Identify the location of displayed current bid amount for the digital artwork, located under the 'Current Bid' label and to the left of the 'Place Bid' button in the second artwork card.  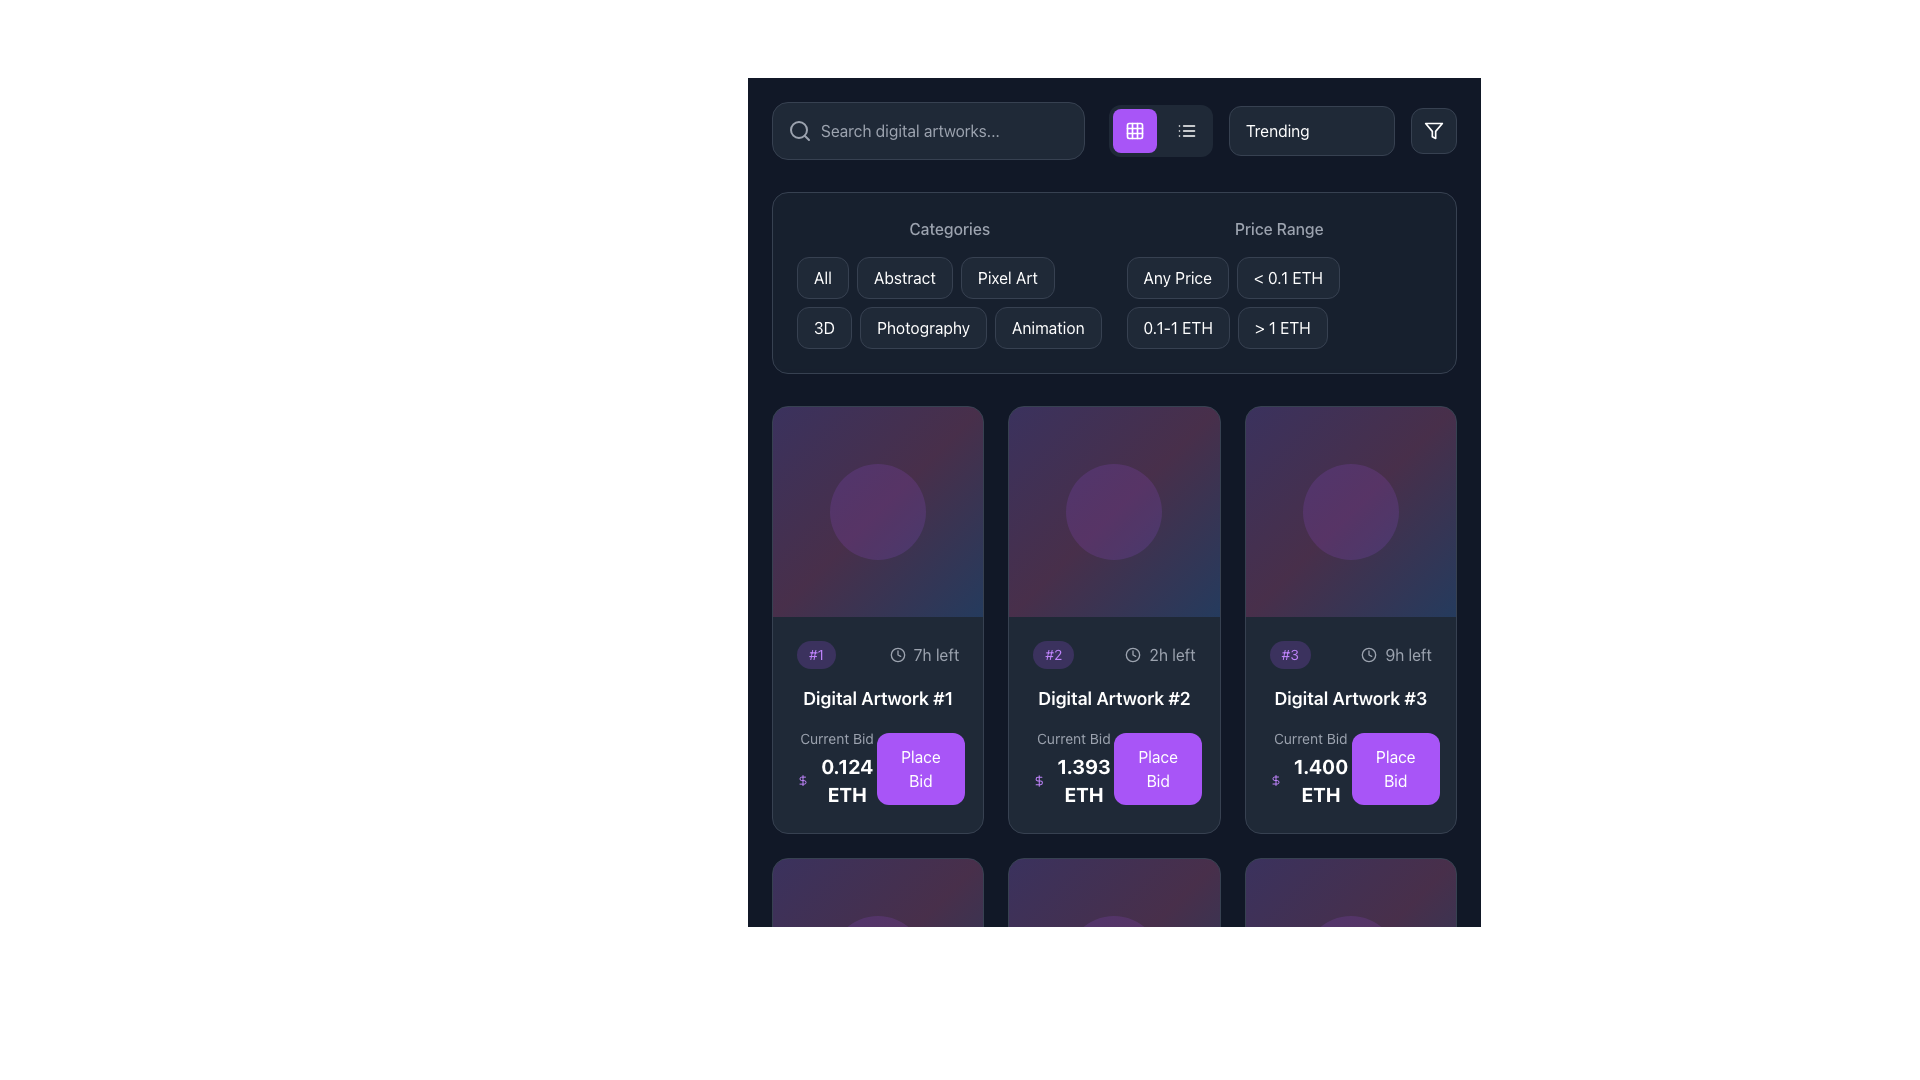
(1072, 780).